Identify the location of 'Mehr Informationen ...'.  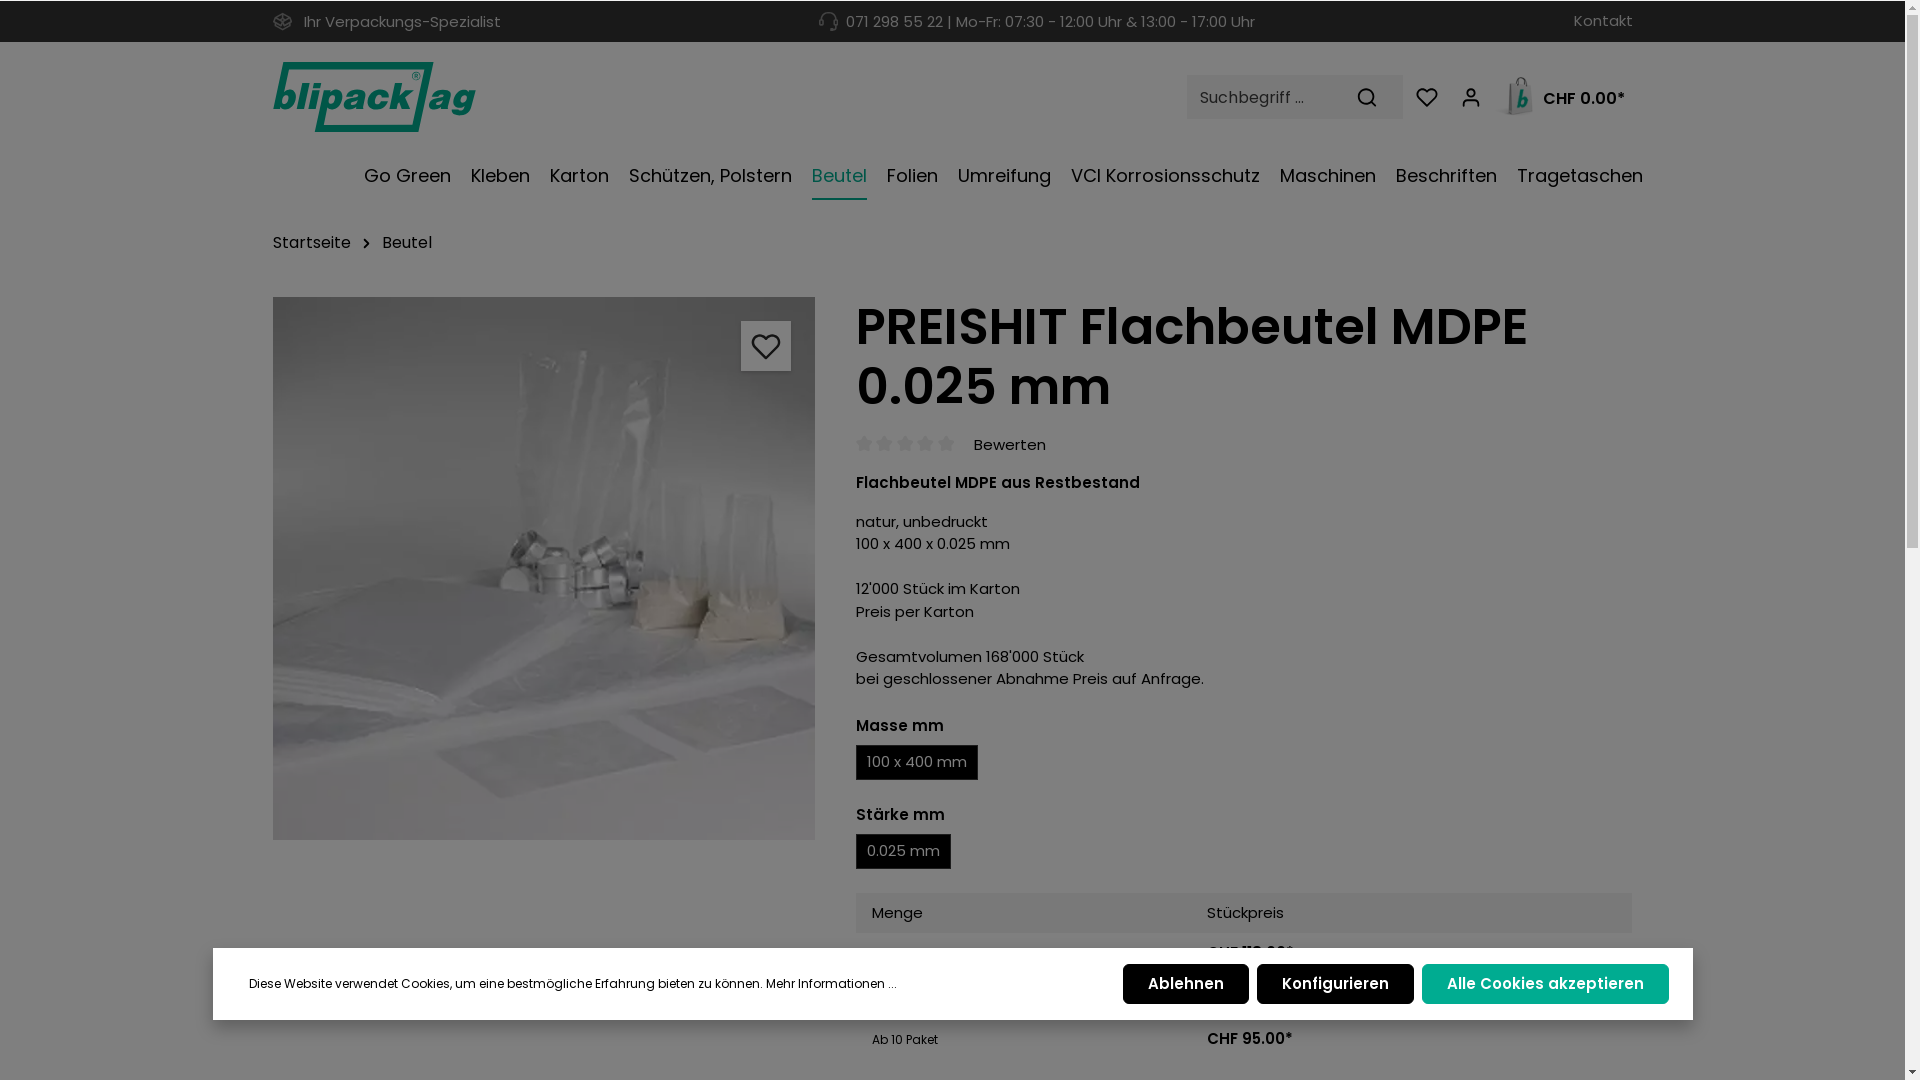
(831, 982).